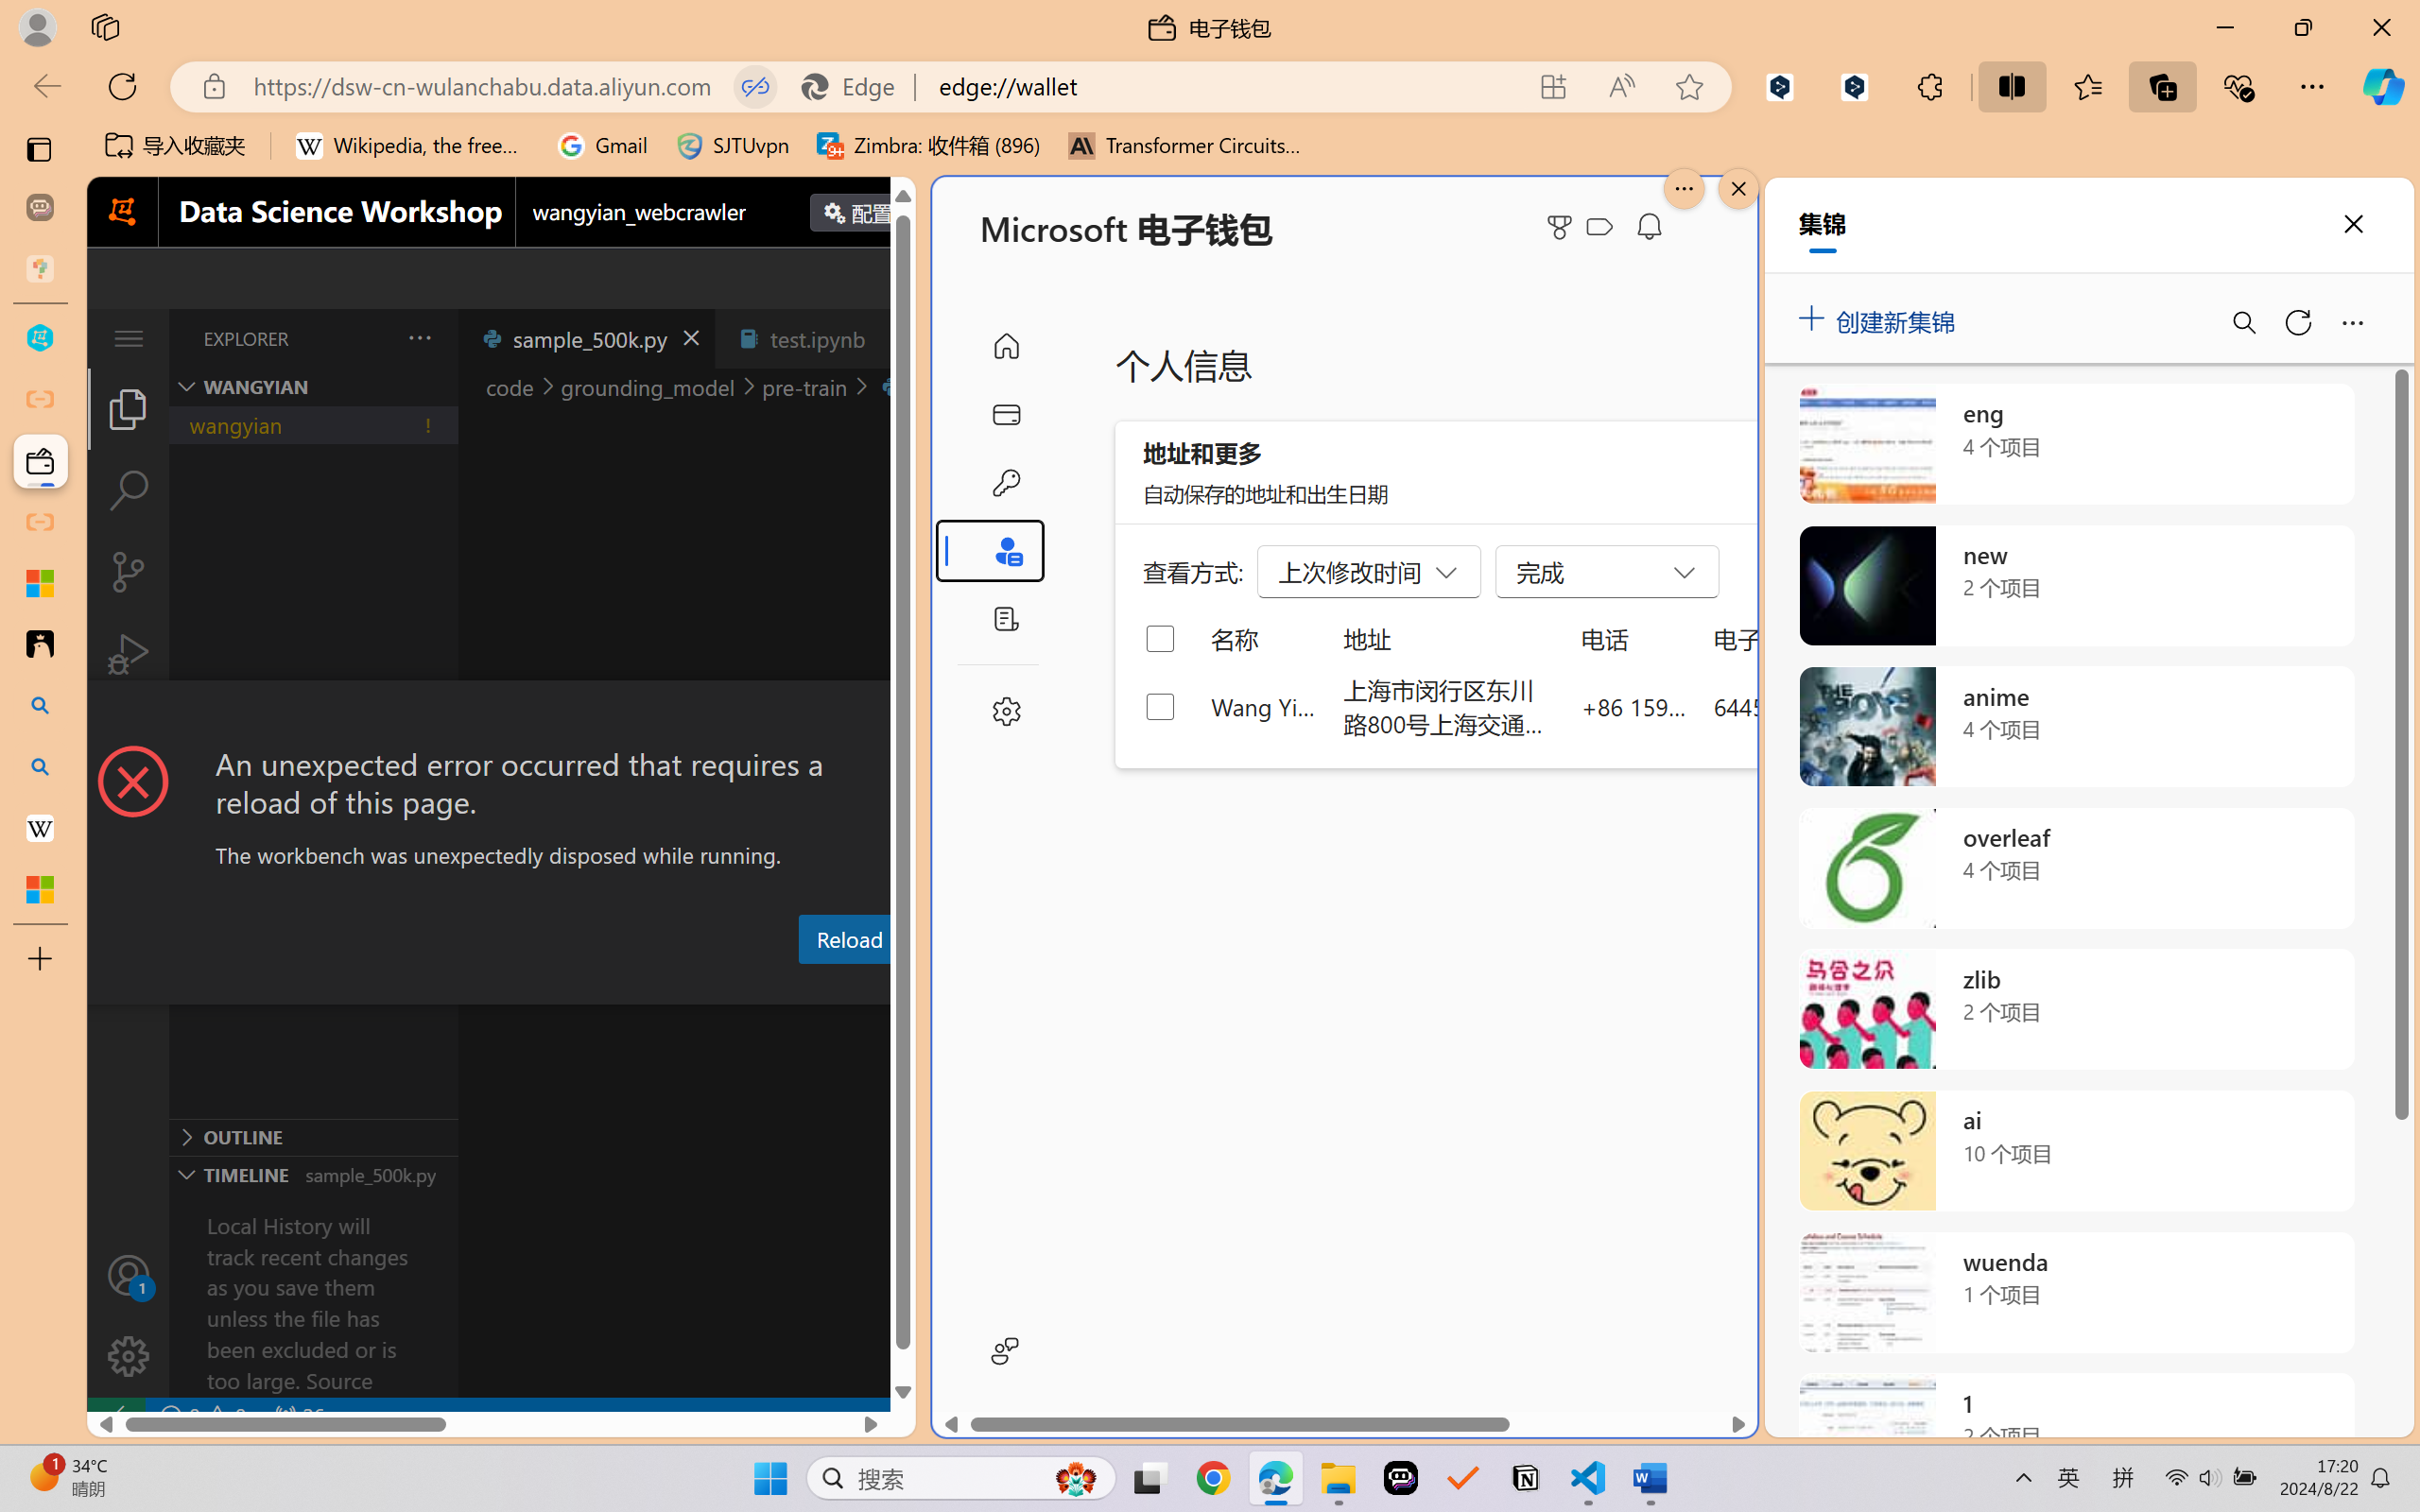  I want to click on 'Explorer Section: wangyian', so click(313, 386).